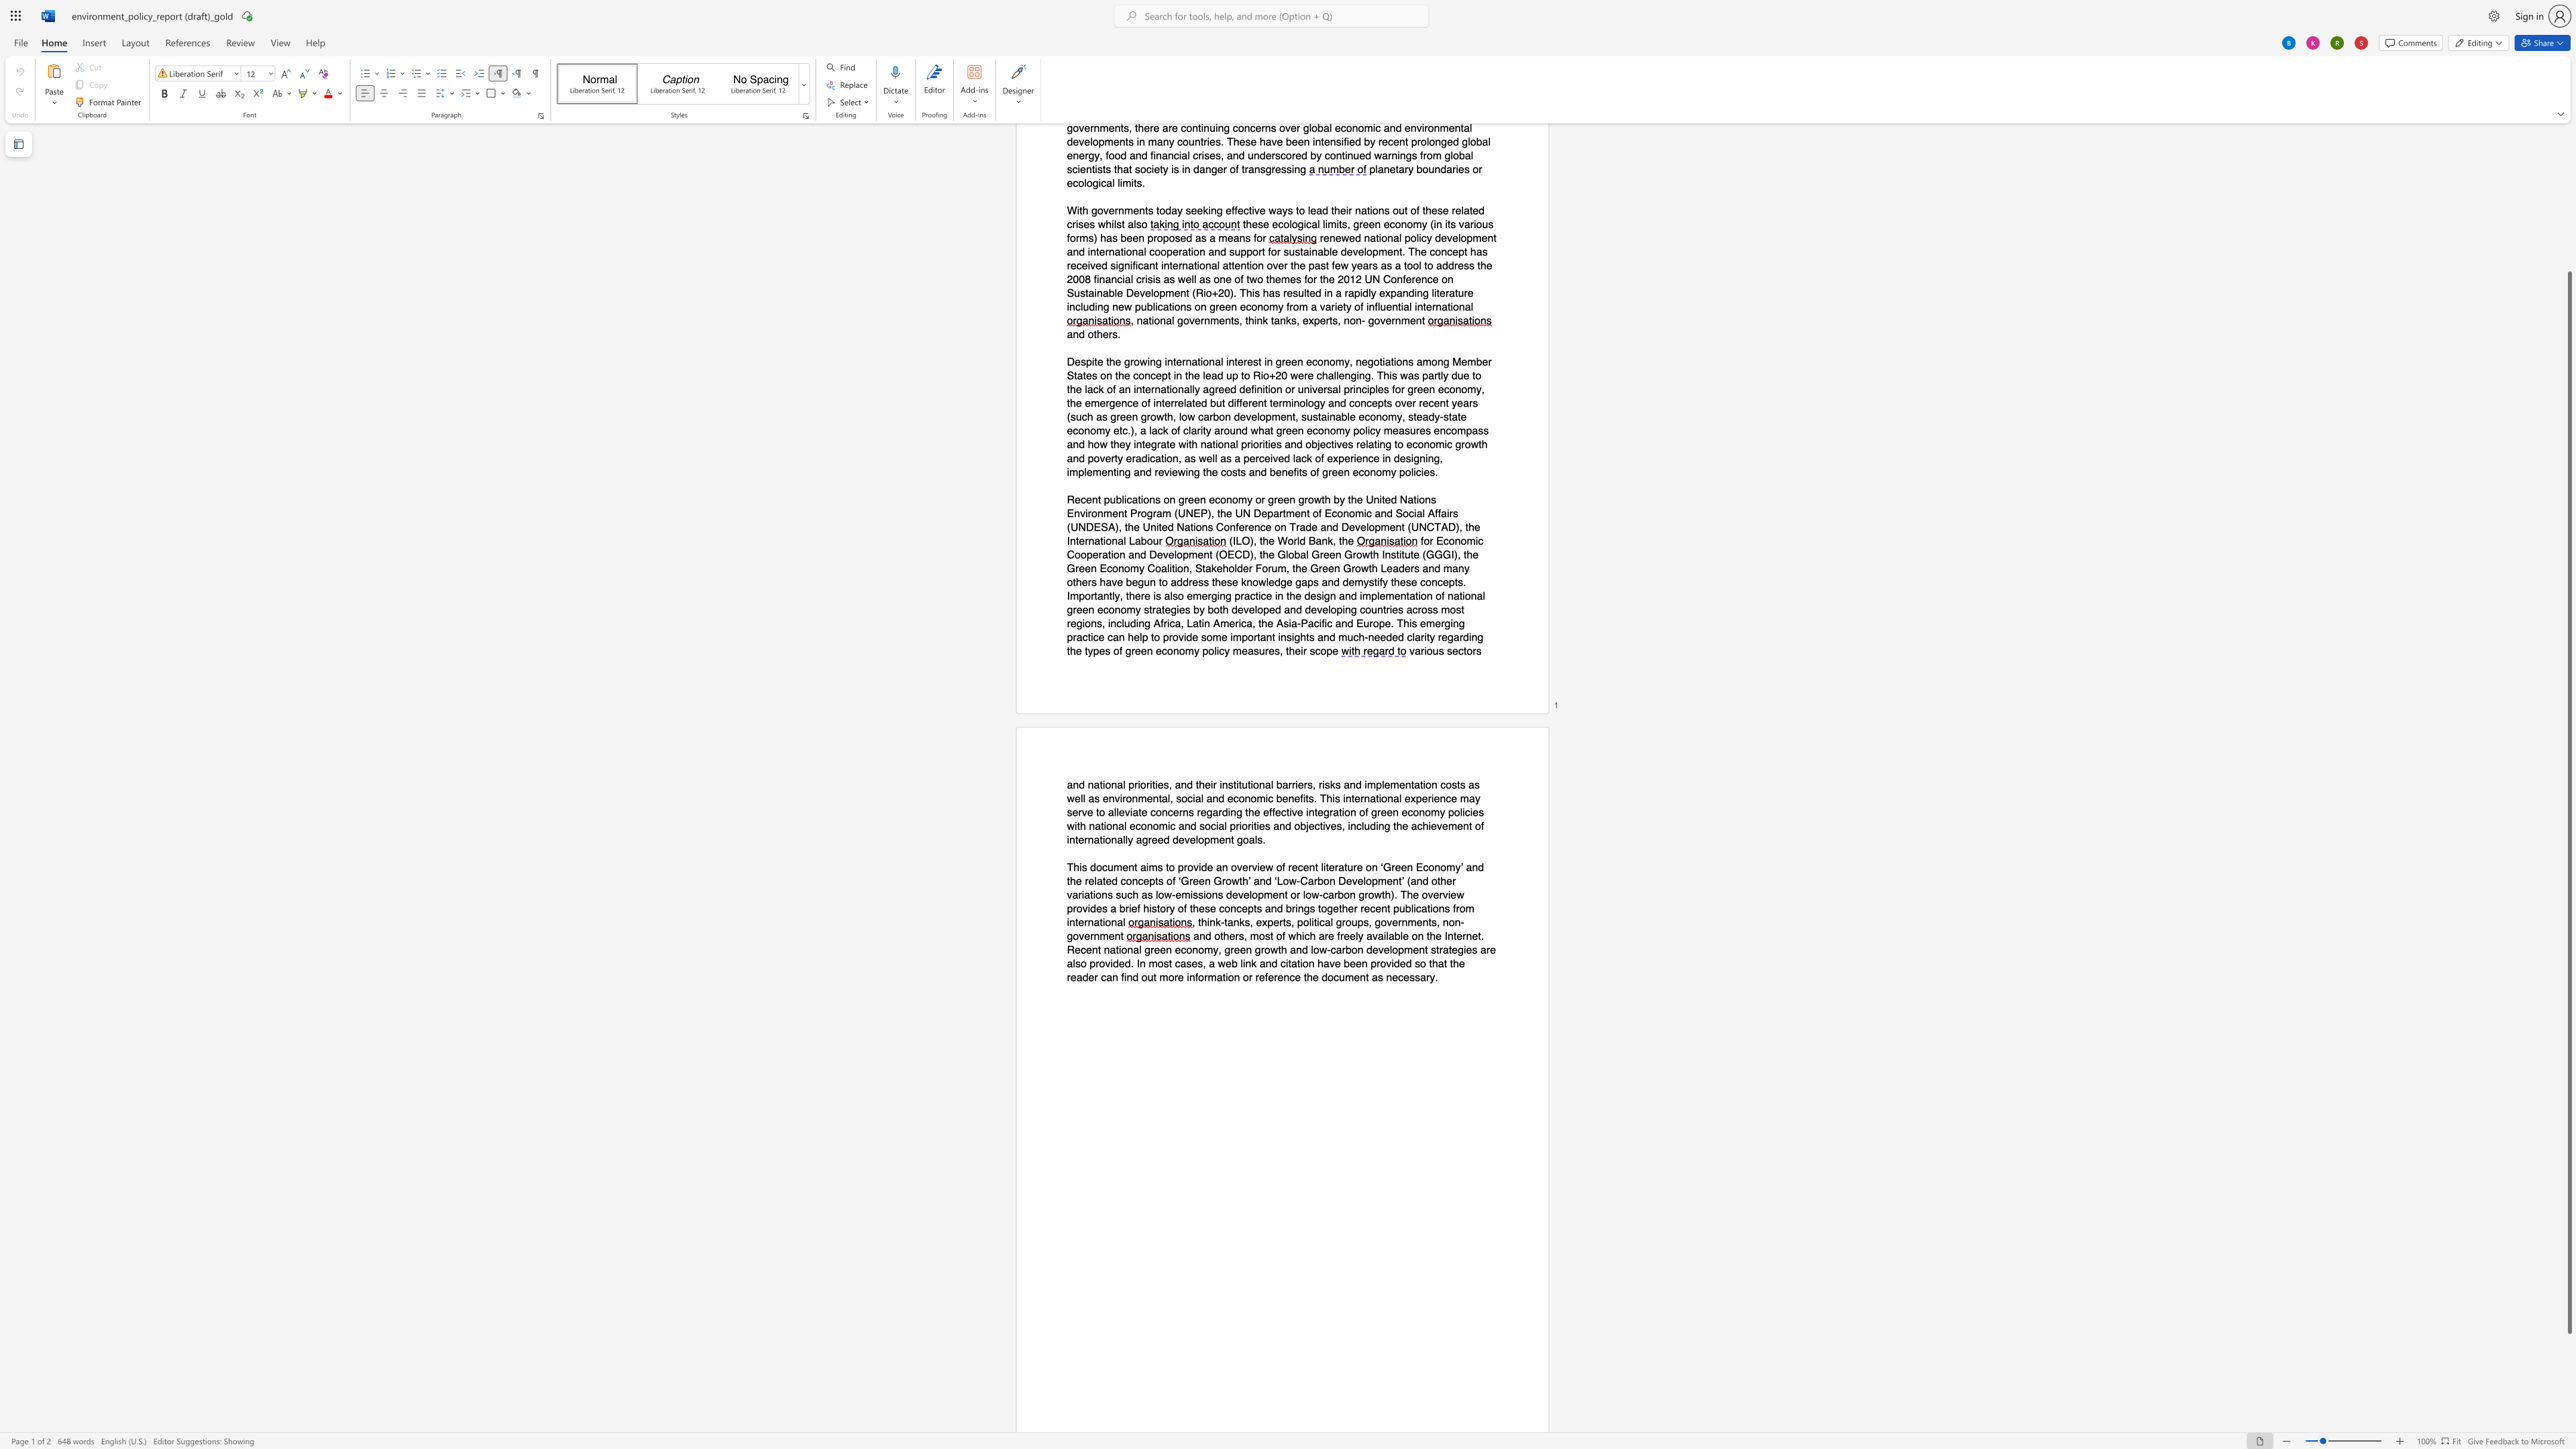  Describe the element at coordinates (2568, 241) in the screenshot. I see `the scrollbar to scroll the page up` at that location.